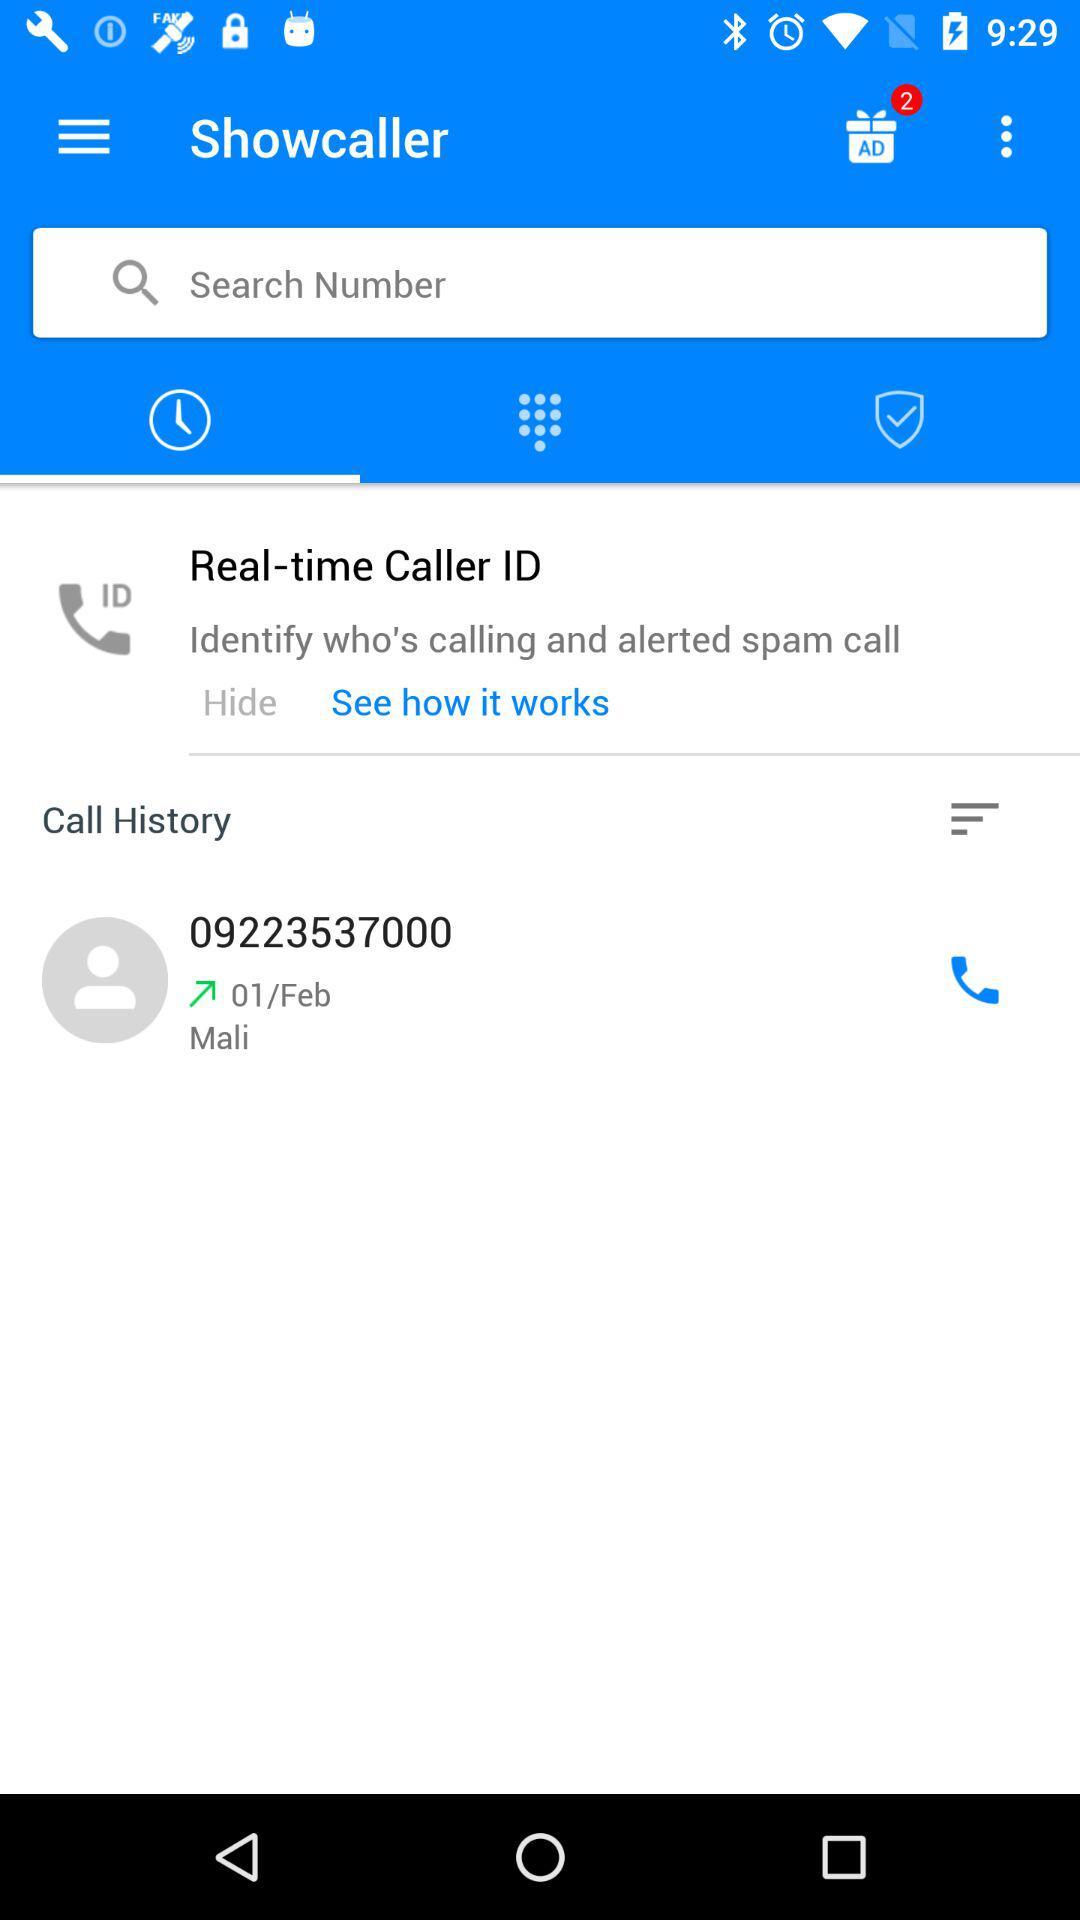 The image size is (1080, 1920). I want to click on the hide icon, so click(238, 701).